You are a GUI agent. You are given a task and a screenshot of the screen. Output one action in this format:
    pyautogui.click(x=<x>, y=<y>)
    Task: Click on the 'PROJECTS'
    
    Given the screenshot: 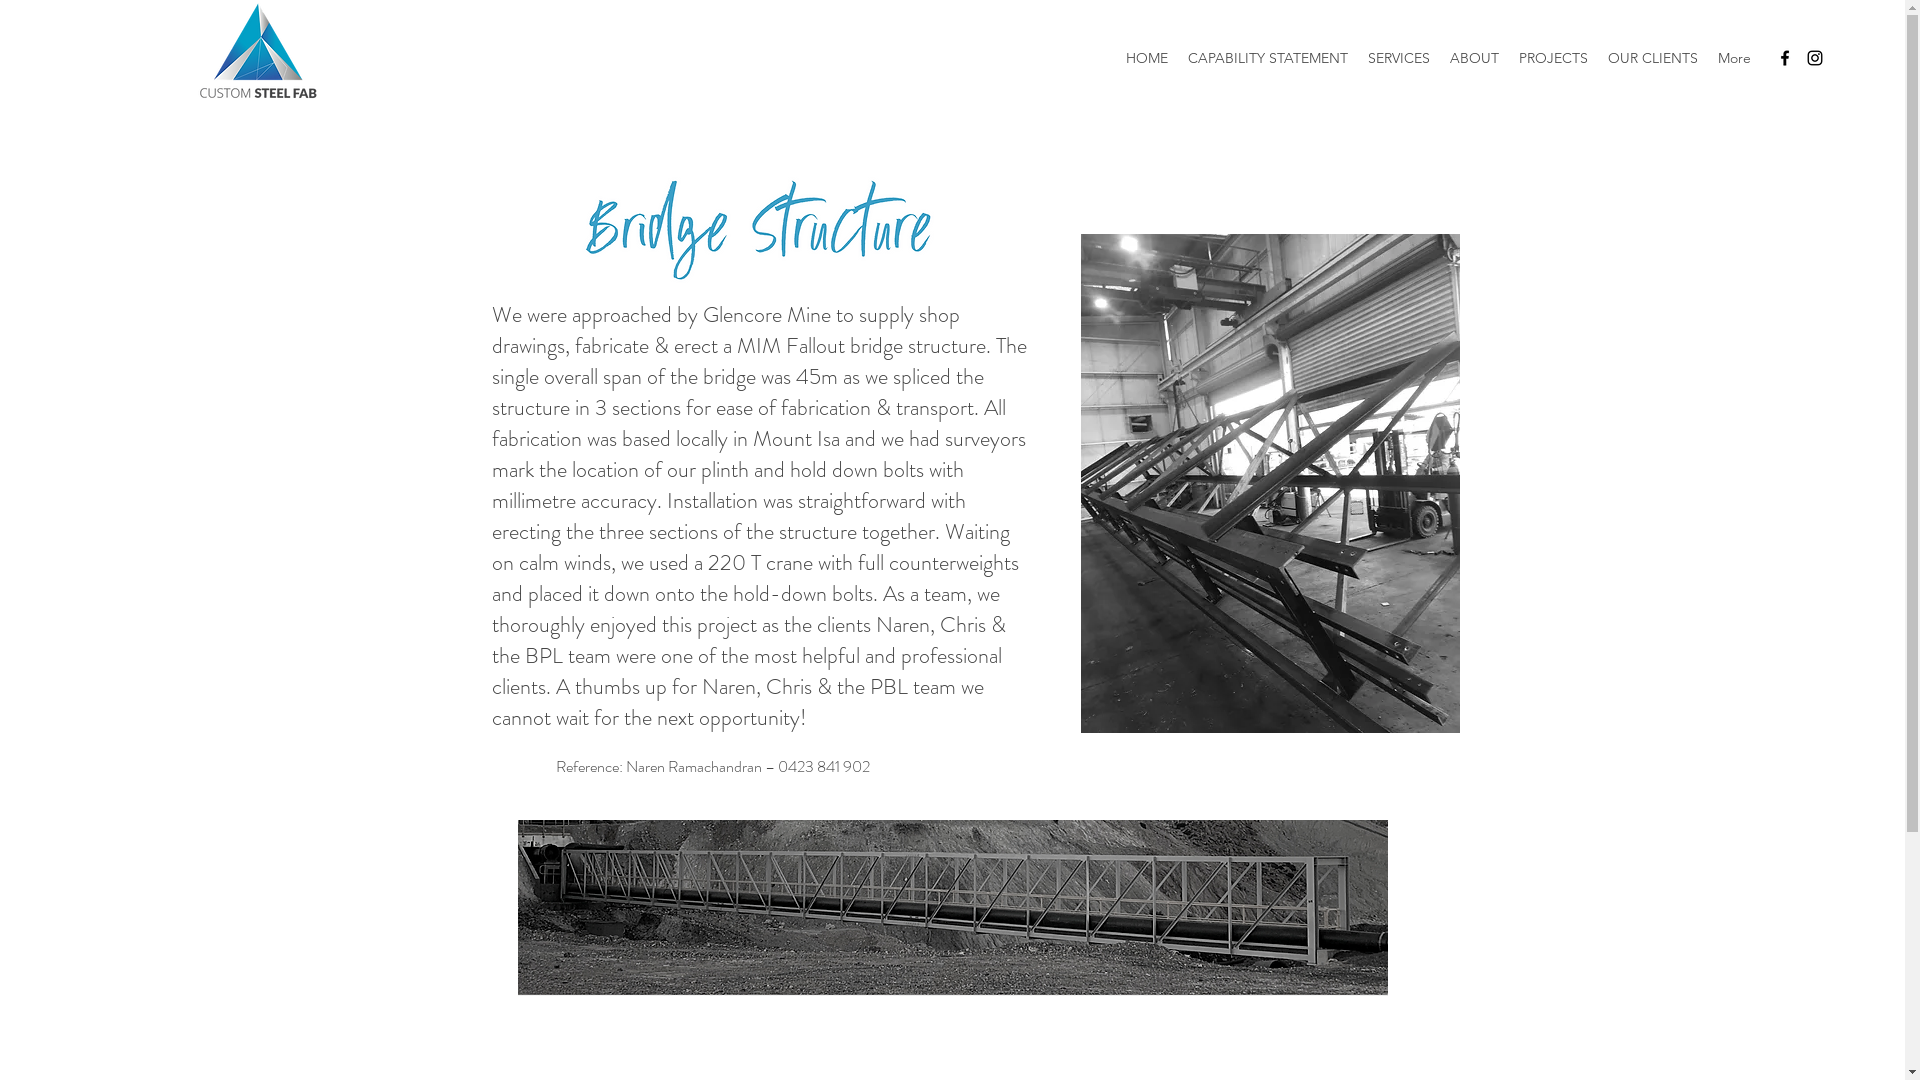 What is the action you would take?
    pyautogui.click(x=1552, y=56)
    